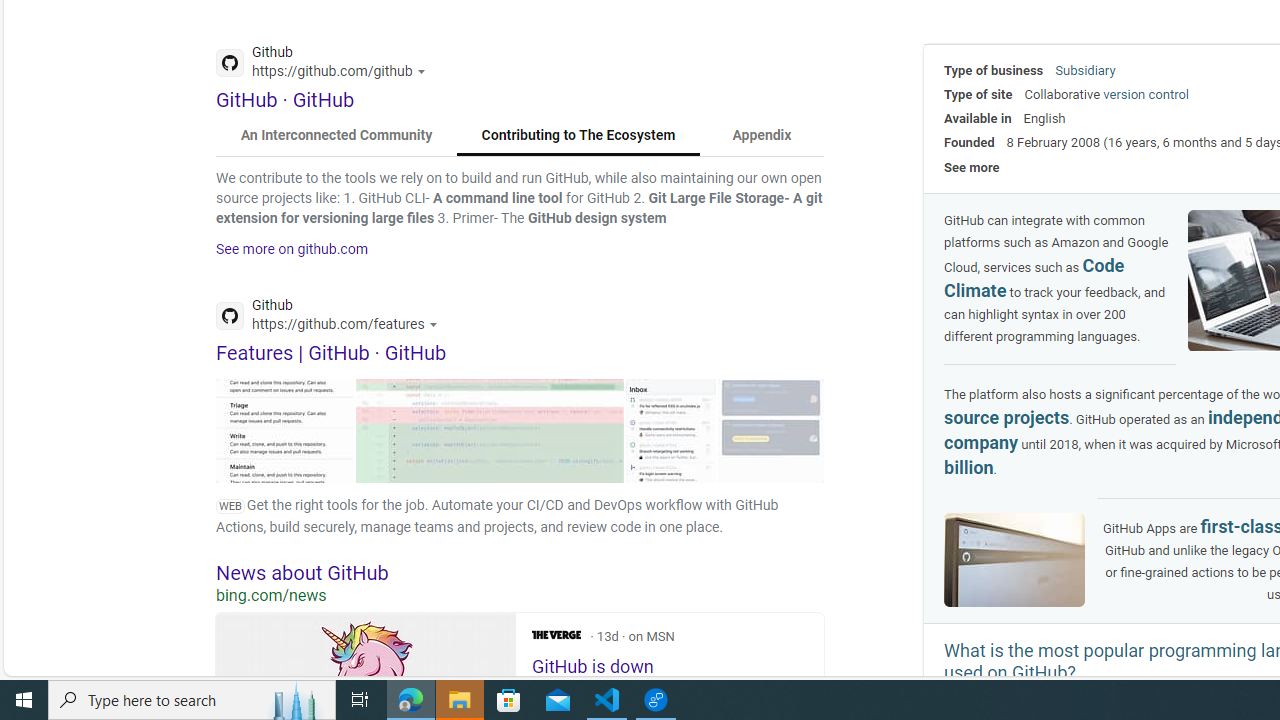 The height and width of the screenshot is (720, 1280). I want to click on 'Available in', so click(978, 118).